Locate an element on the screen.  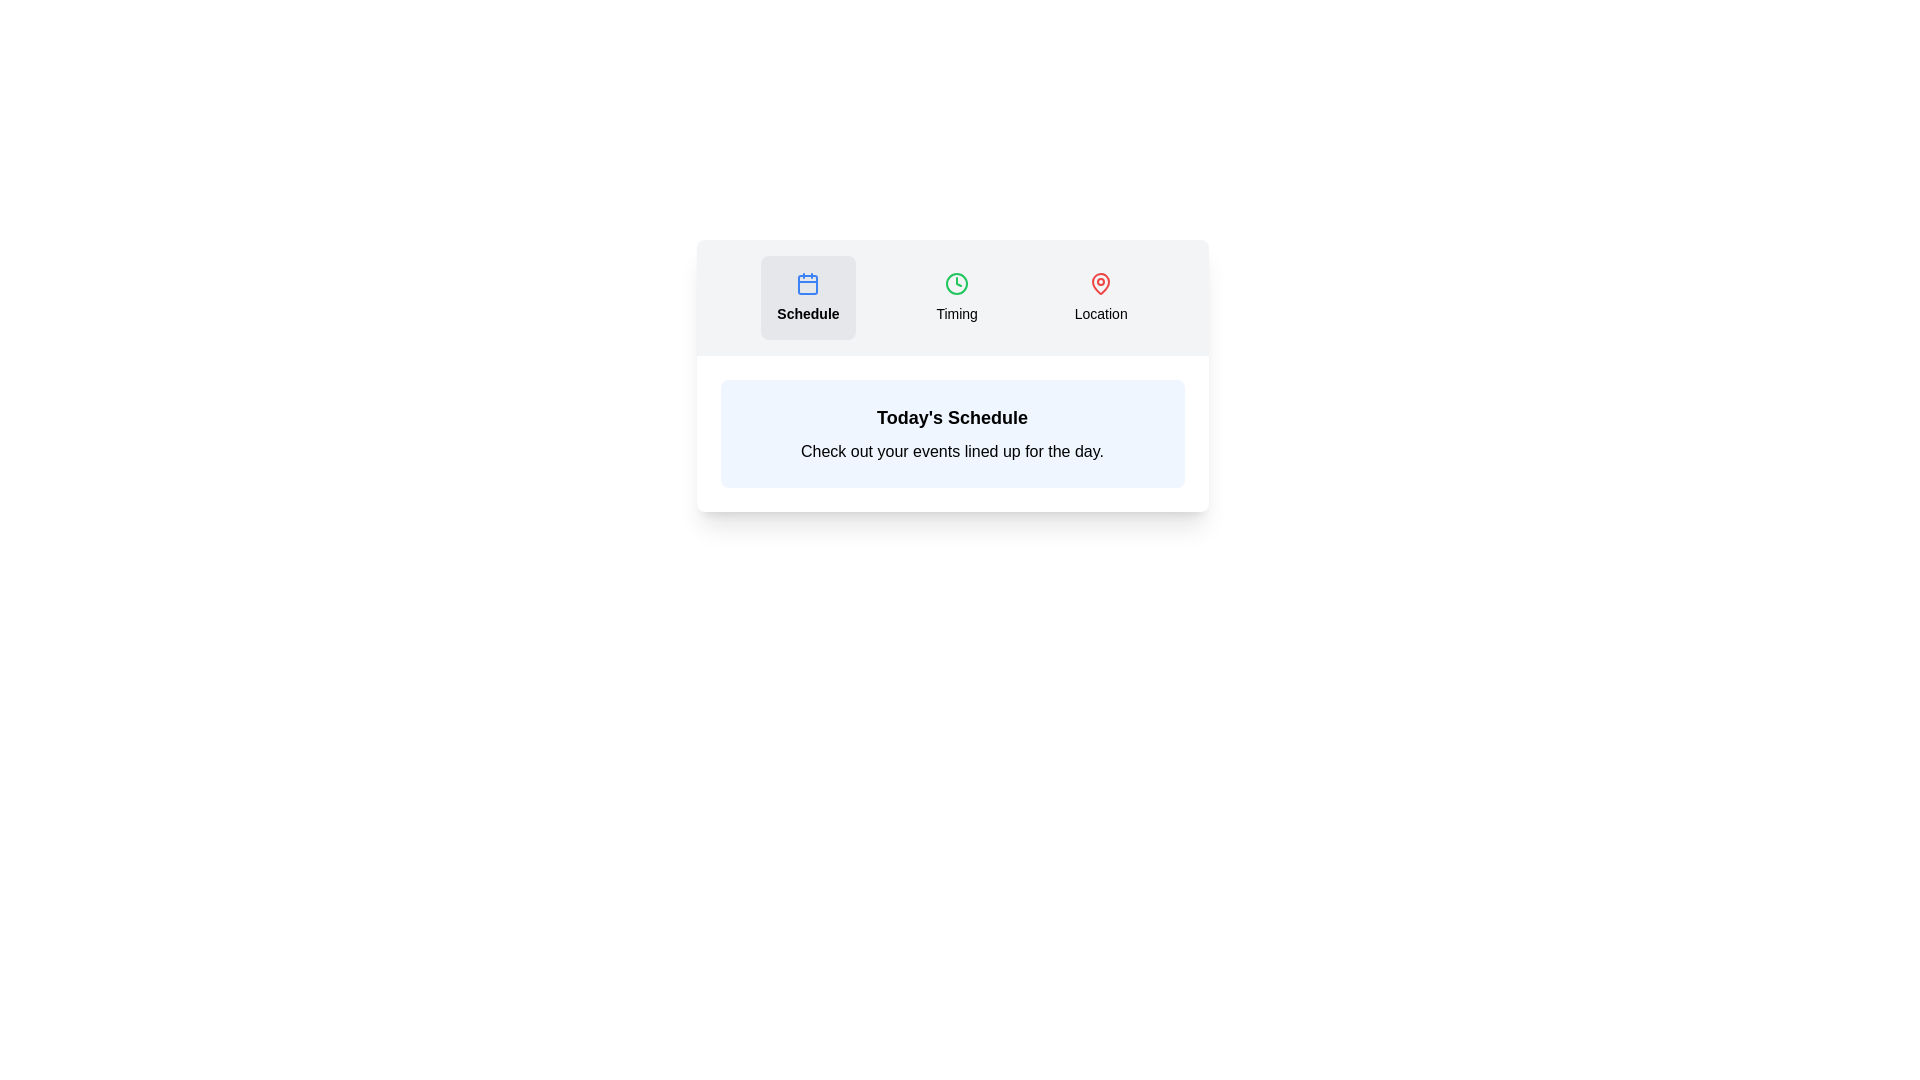
the tab labeled Location is located at coordinates (1100, 297).